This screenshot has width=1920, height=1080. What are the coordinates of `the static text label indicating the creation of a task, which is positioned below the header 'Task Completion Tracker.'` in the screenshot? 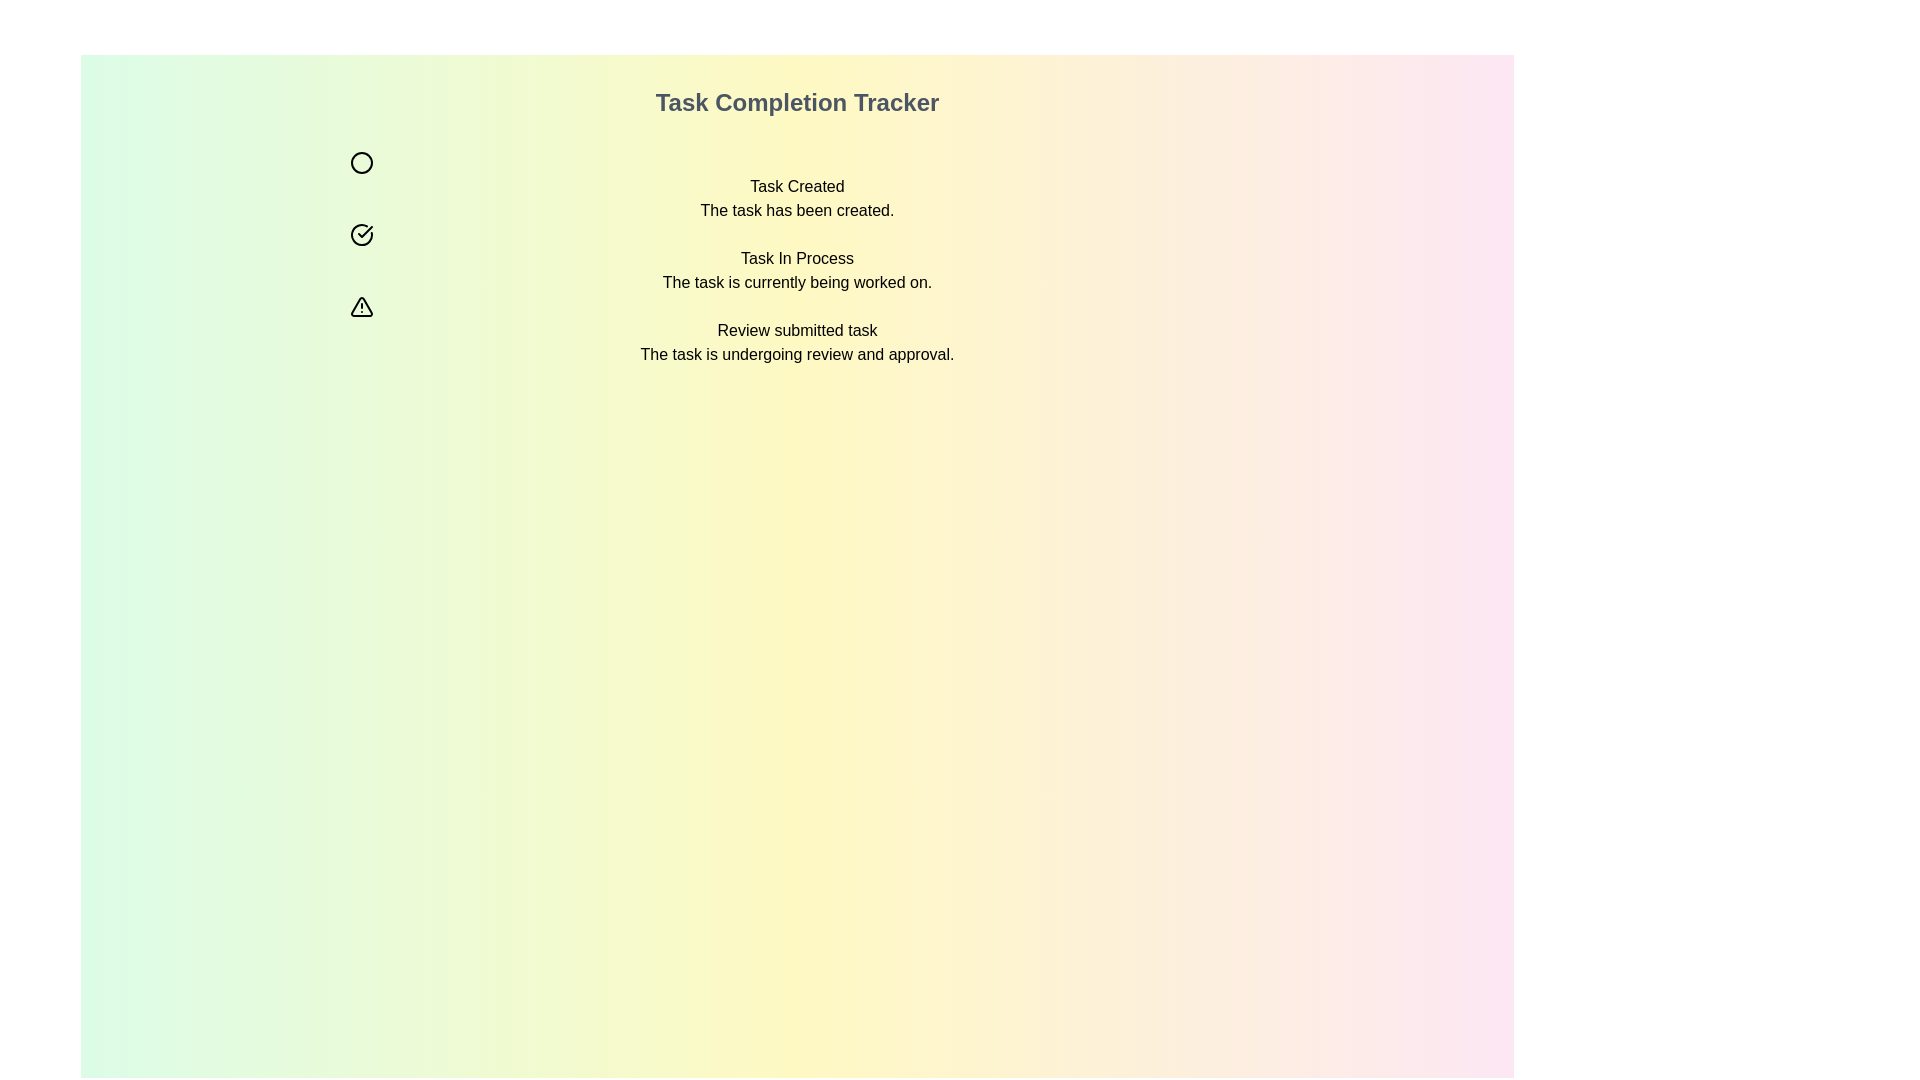 It's located at (796, 186).